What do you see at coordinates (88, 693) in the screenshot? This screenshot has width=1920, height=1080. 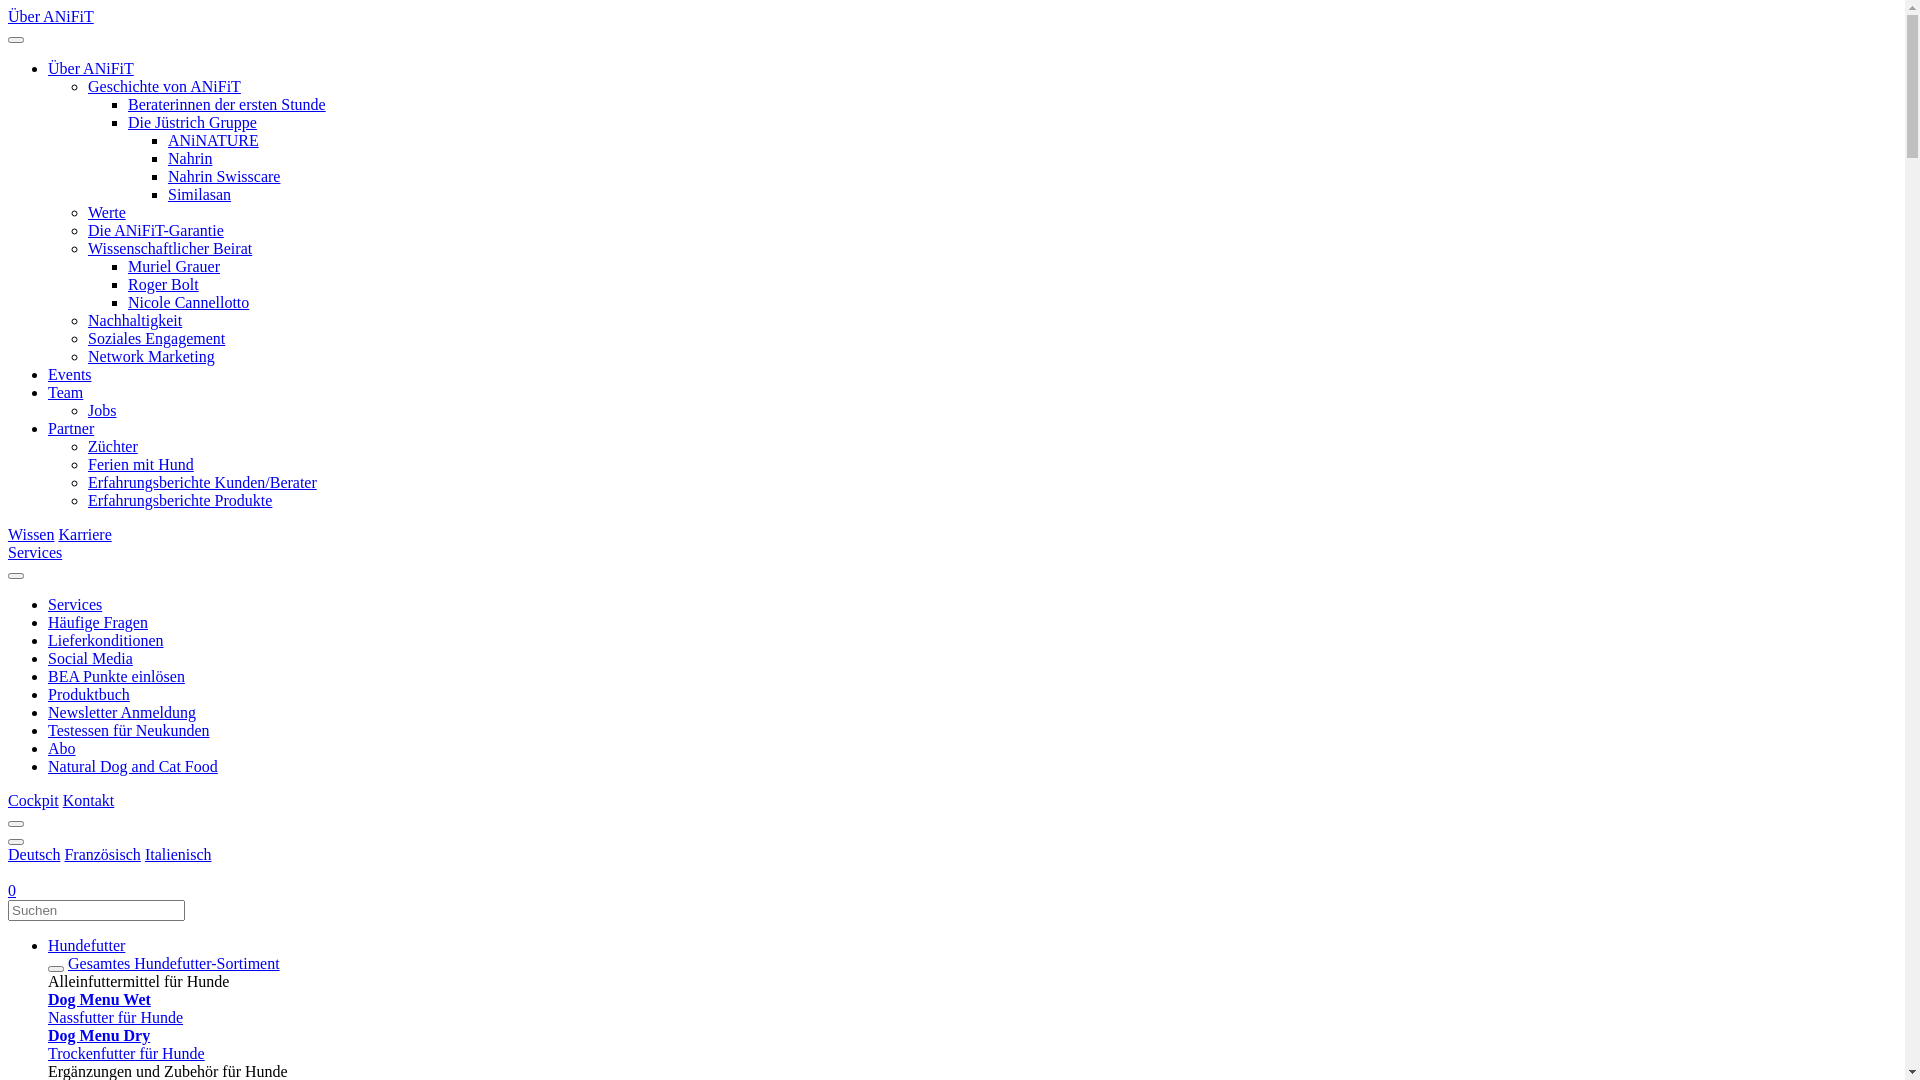 I see `'Produktbuch'` at bounding box center [88, 693].